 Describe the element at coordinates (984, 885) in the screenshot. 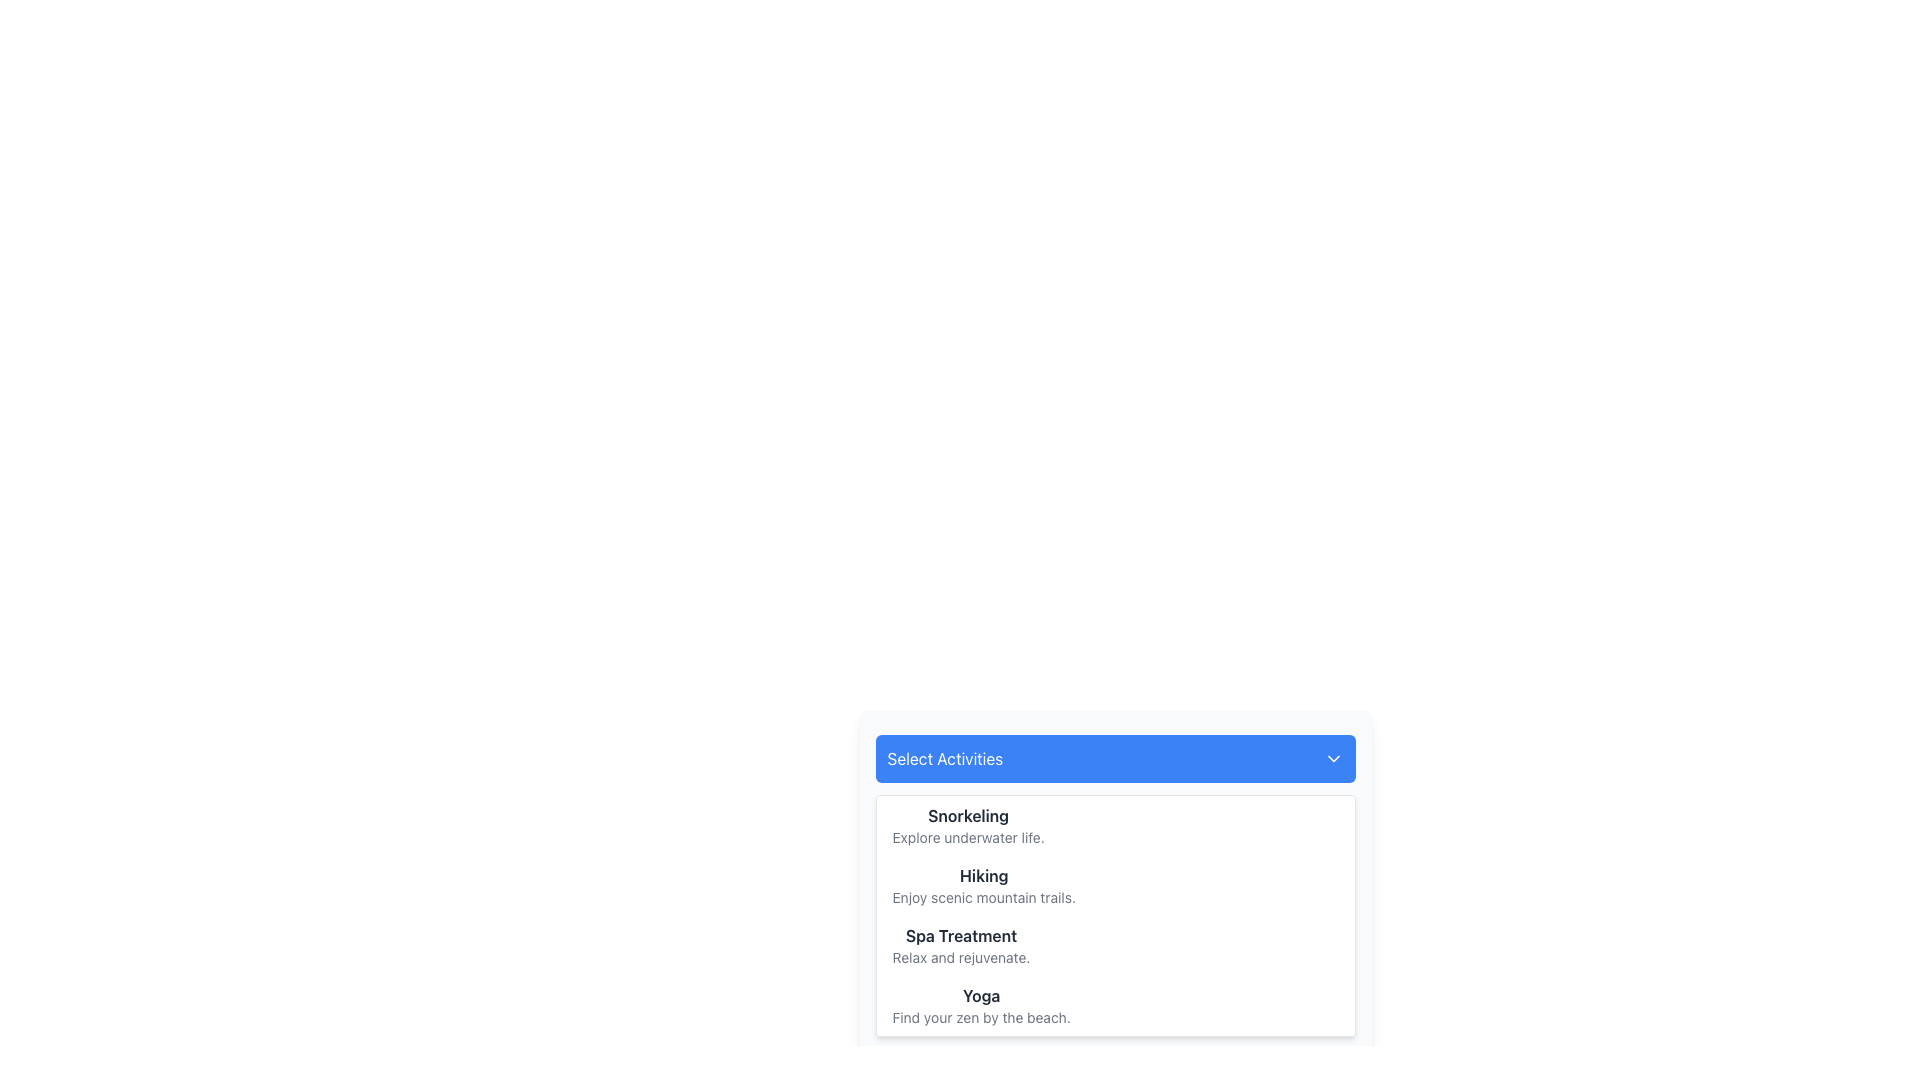

I see `the text display element titled 'Hiking'` at that location.